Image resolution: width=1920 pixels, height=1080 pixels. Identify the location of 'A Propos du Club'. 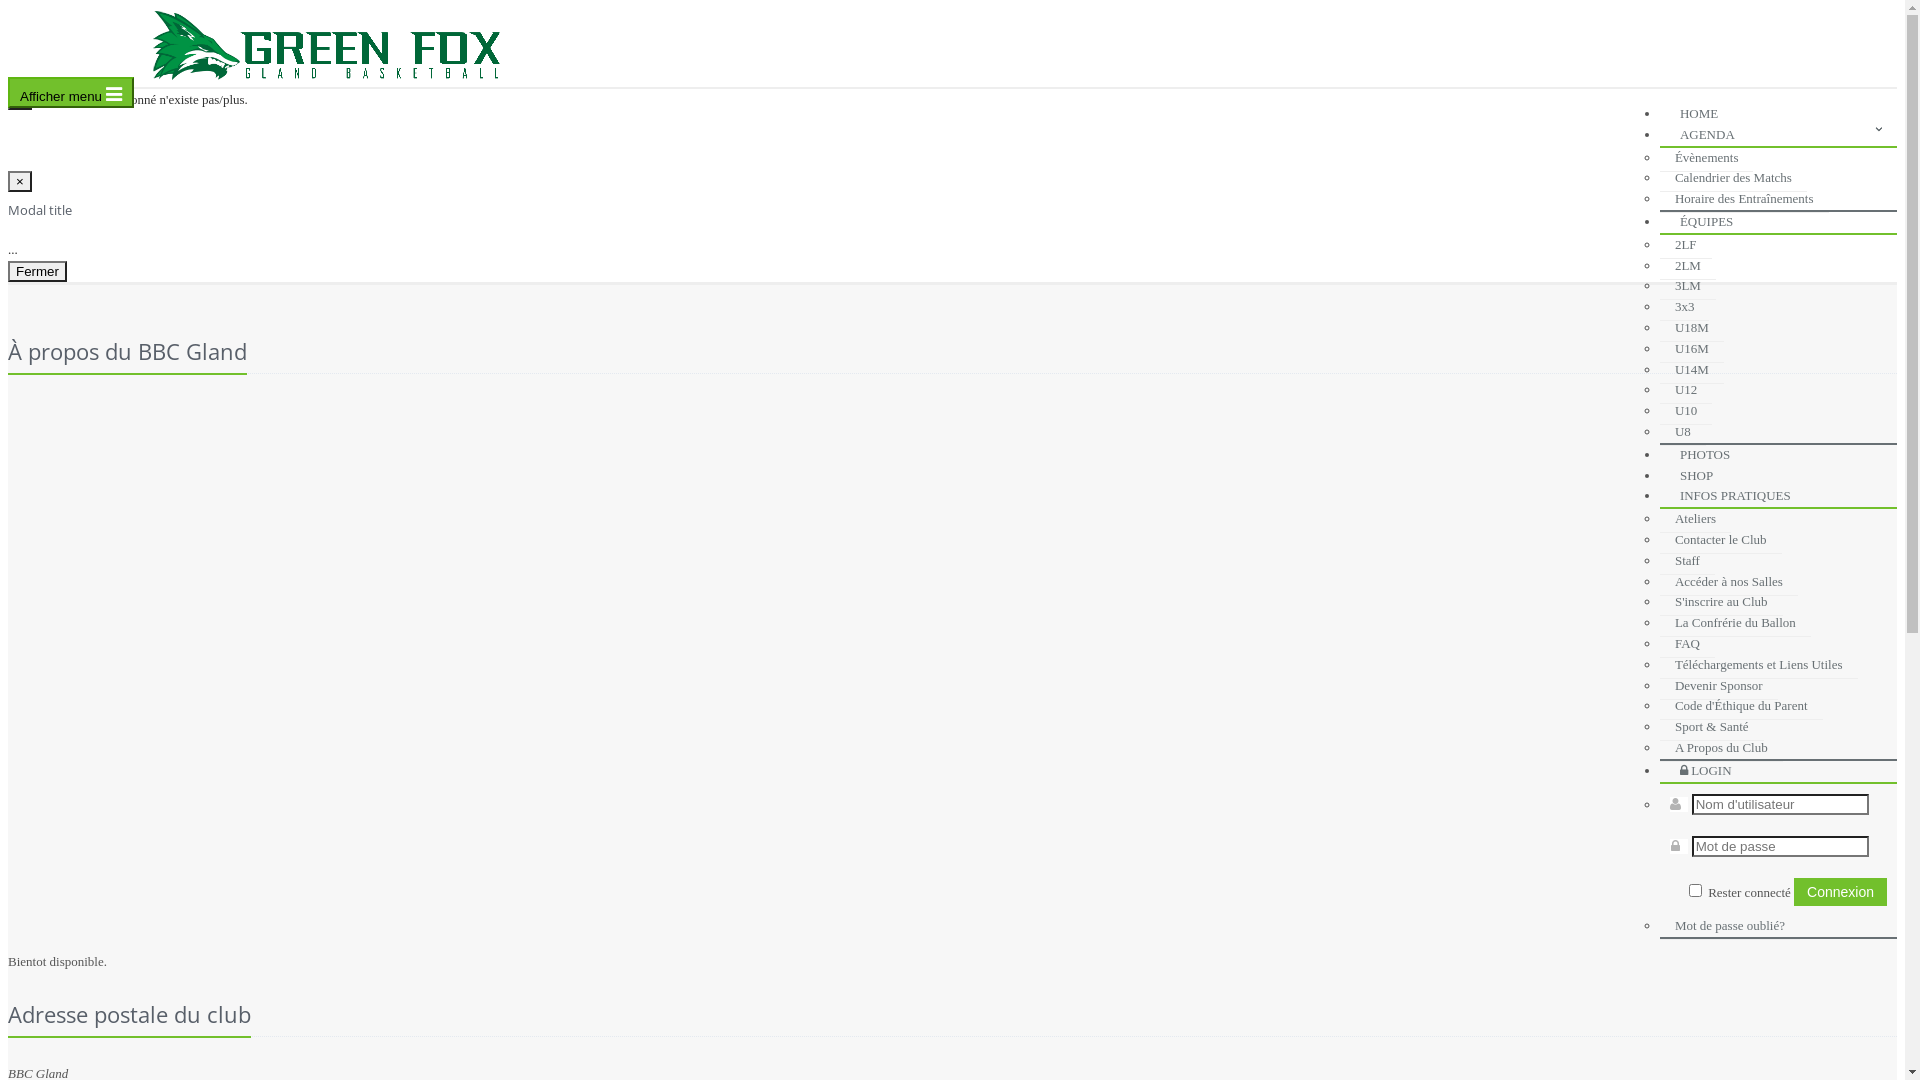
(1720, 748).